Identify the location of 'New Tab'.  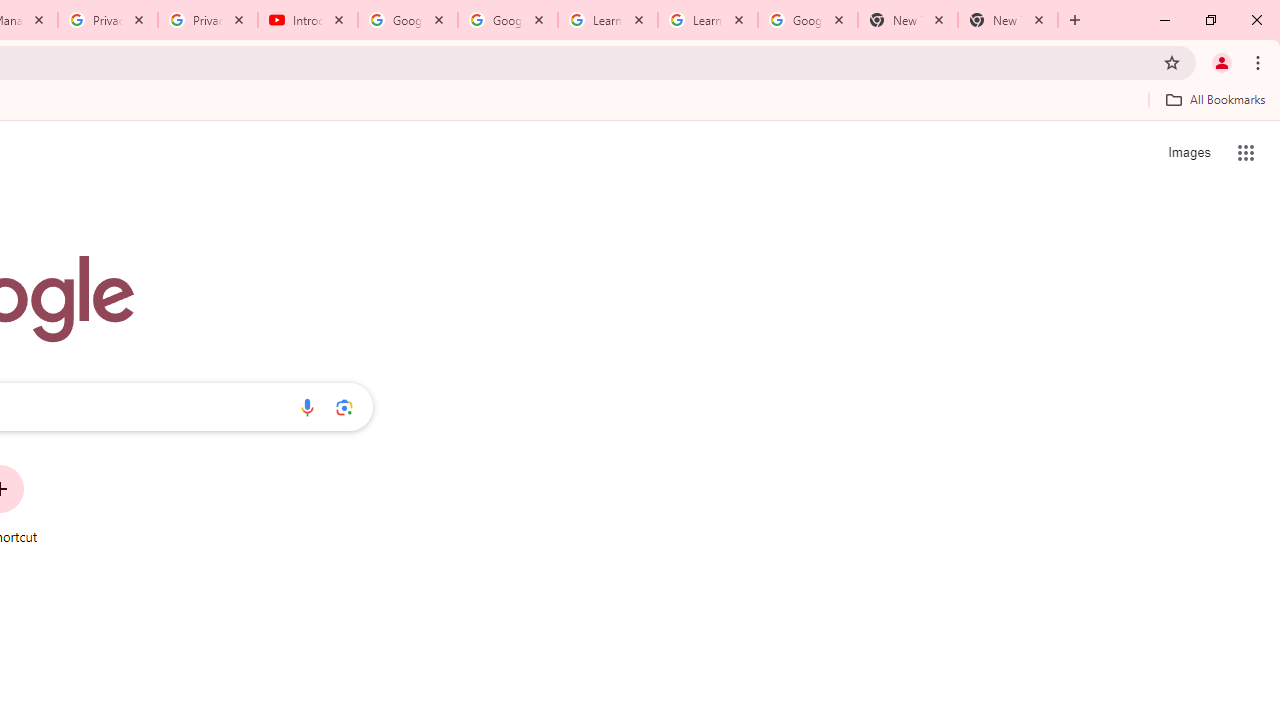
(1008, 20).